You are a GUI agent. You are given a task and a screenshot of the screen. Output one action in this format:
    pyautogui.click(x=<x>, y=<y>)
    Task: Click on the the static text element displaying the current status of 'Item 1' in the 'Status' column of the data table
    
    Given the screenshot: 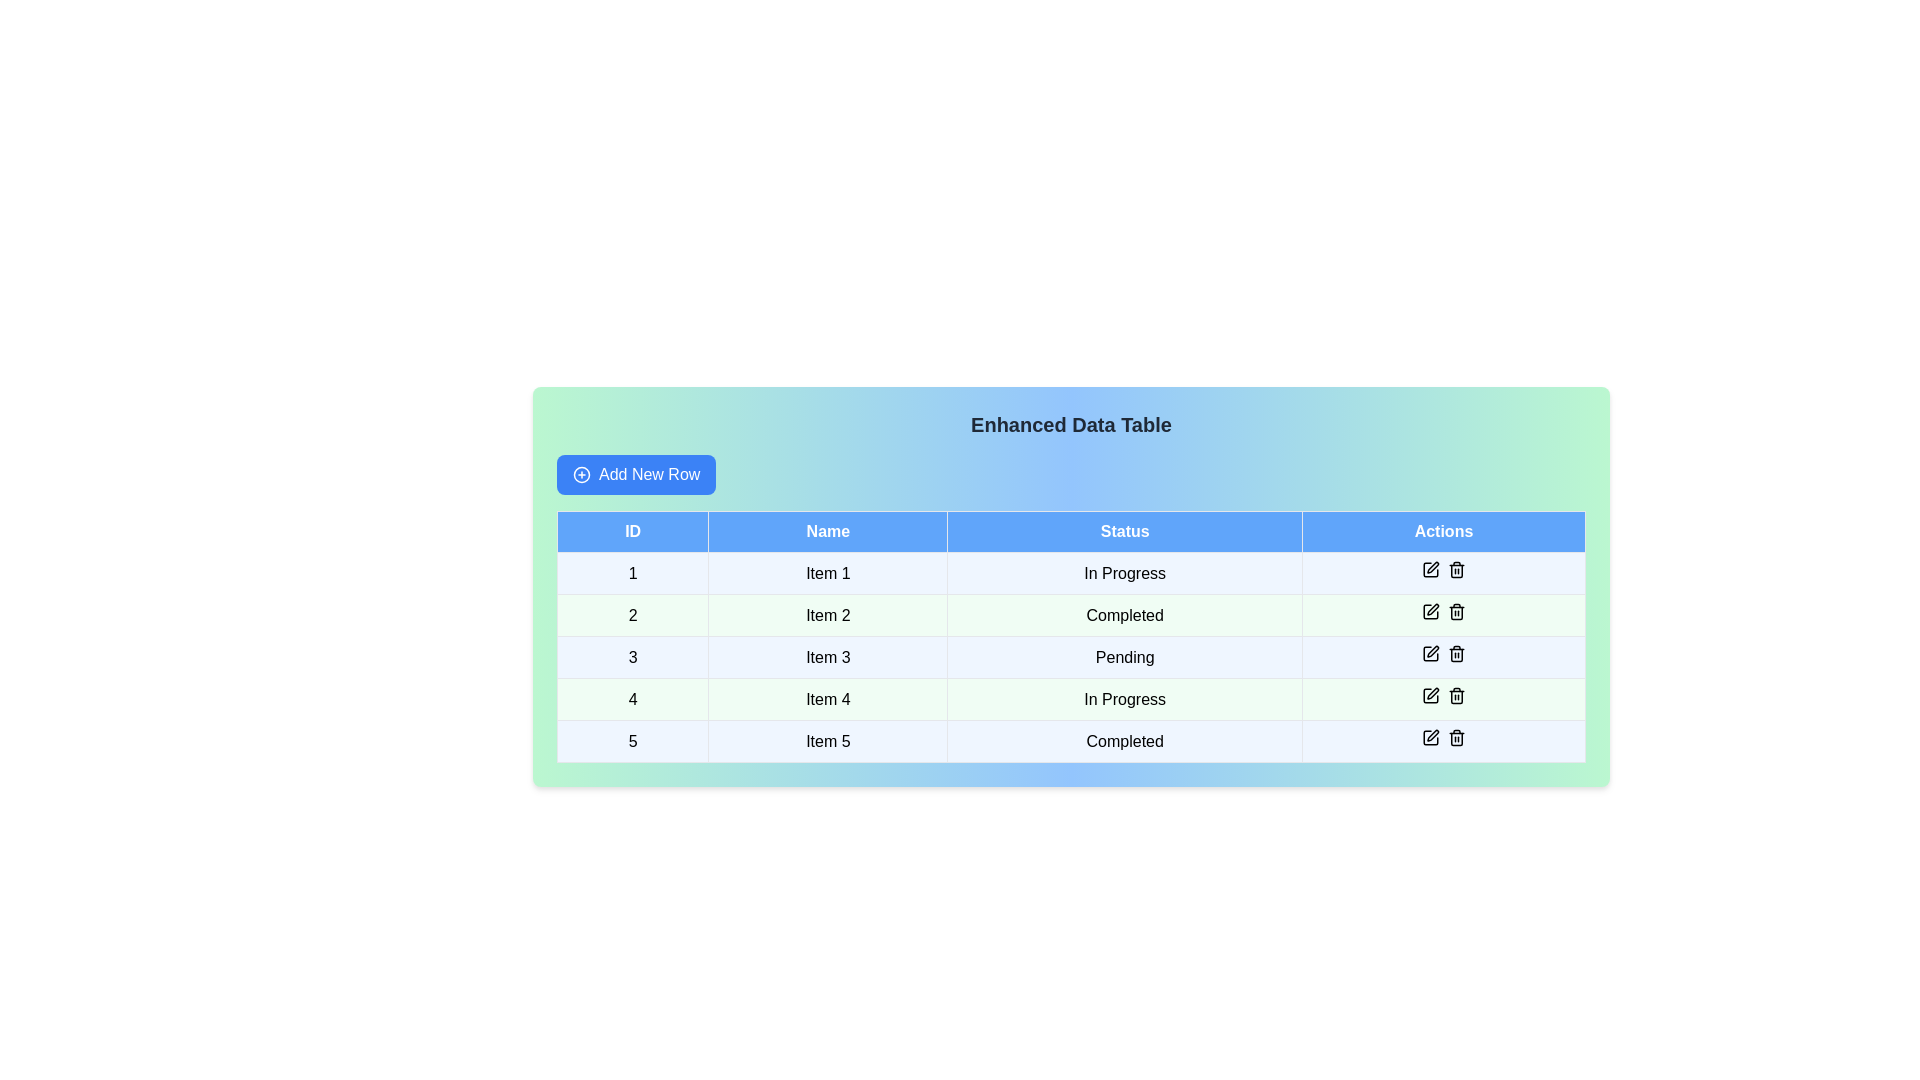 What is the action you would take?
    pyautogui.click(x=1125, y=573)
    